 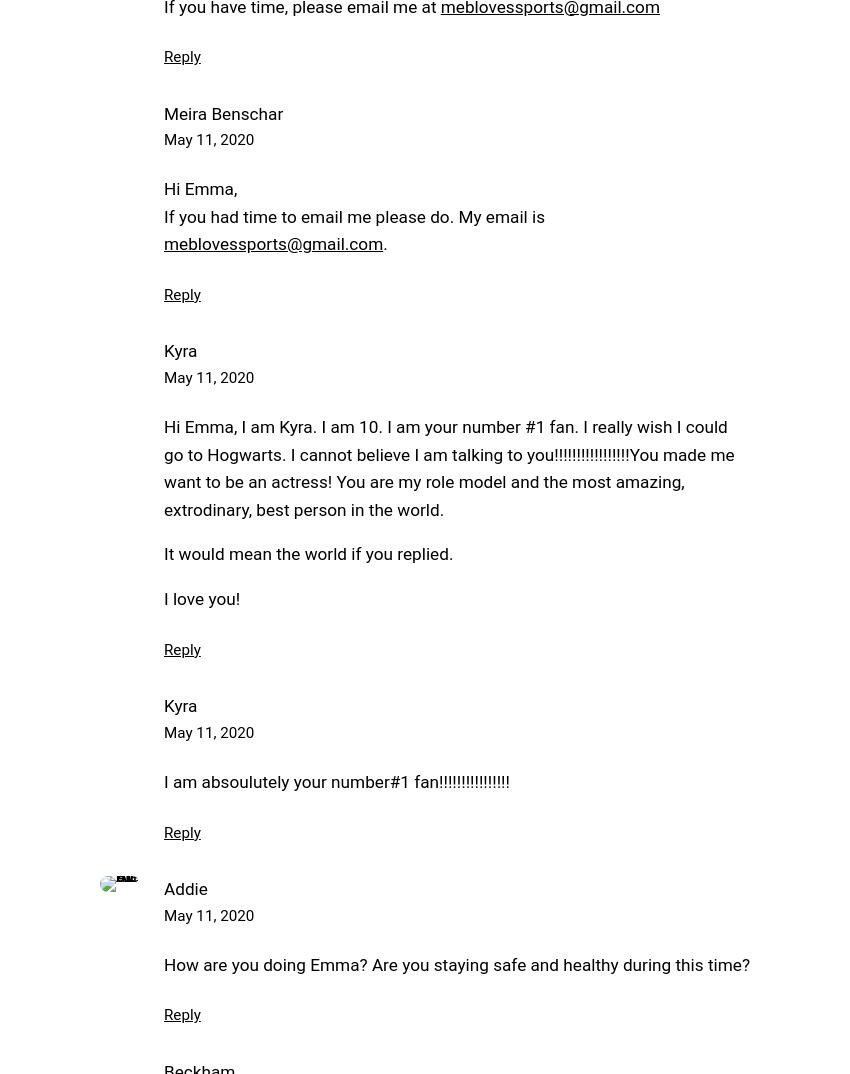 I want to click on 'Hi Emma, I am Kyra. I am 10. I am your number #1 fan. I really wish I could go to Hogwarts. I cannot believe I am talking to you!!!!!!!!!!!!!!!!!You made me want to be an actress! You are my role model and the most amazing, extrodinary, best person in the world.', so click(x=447, y=467).